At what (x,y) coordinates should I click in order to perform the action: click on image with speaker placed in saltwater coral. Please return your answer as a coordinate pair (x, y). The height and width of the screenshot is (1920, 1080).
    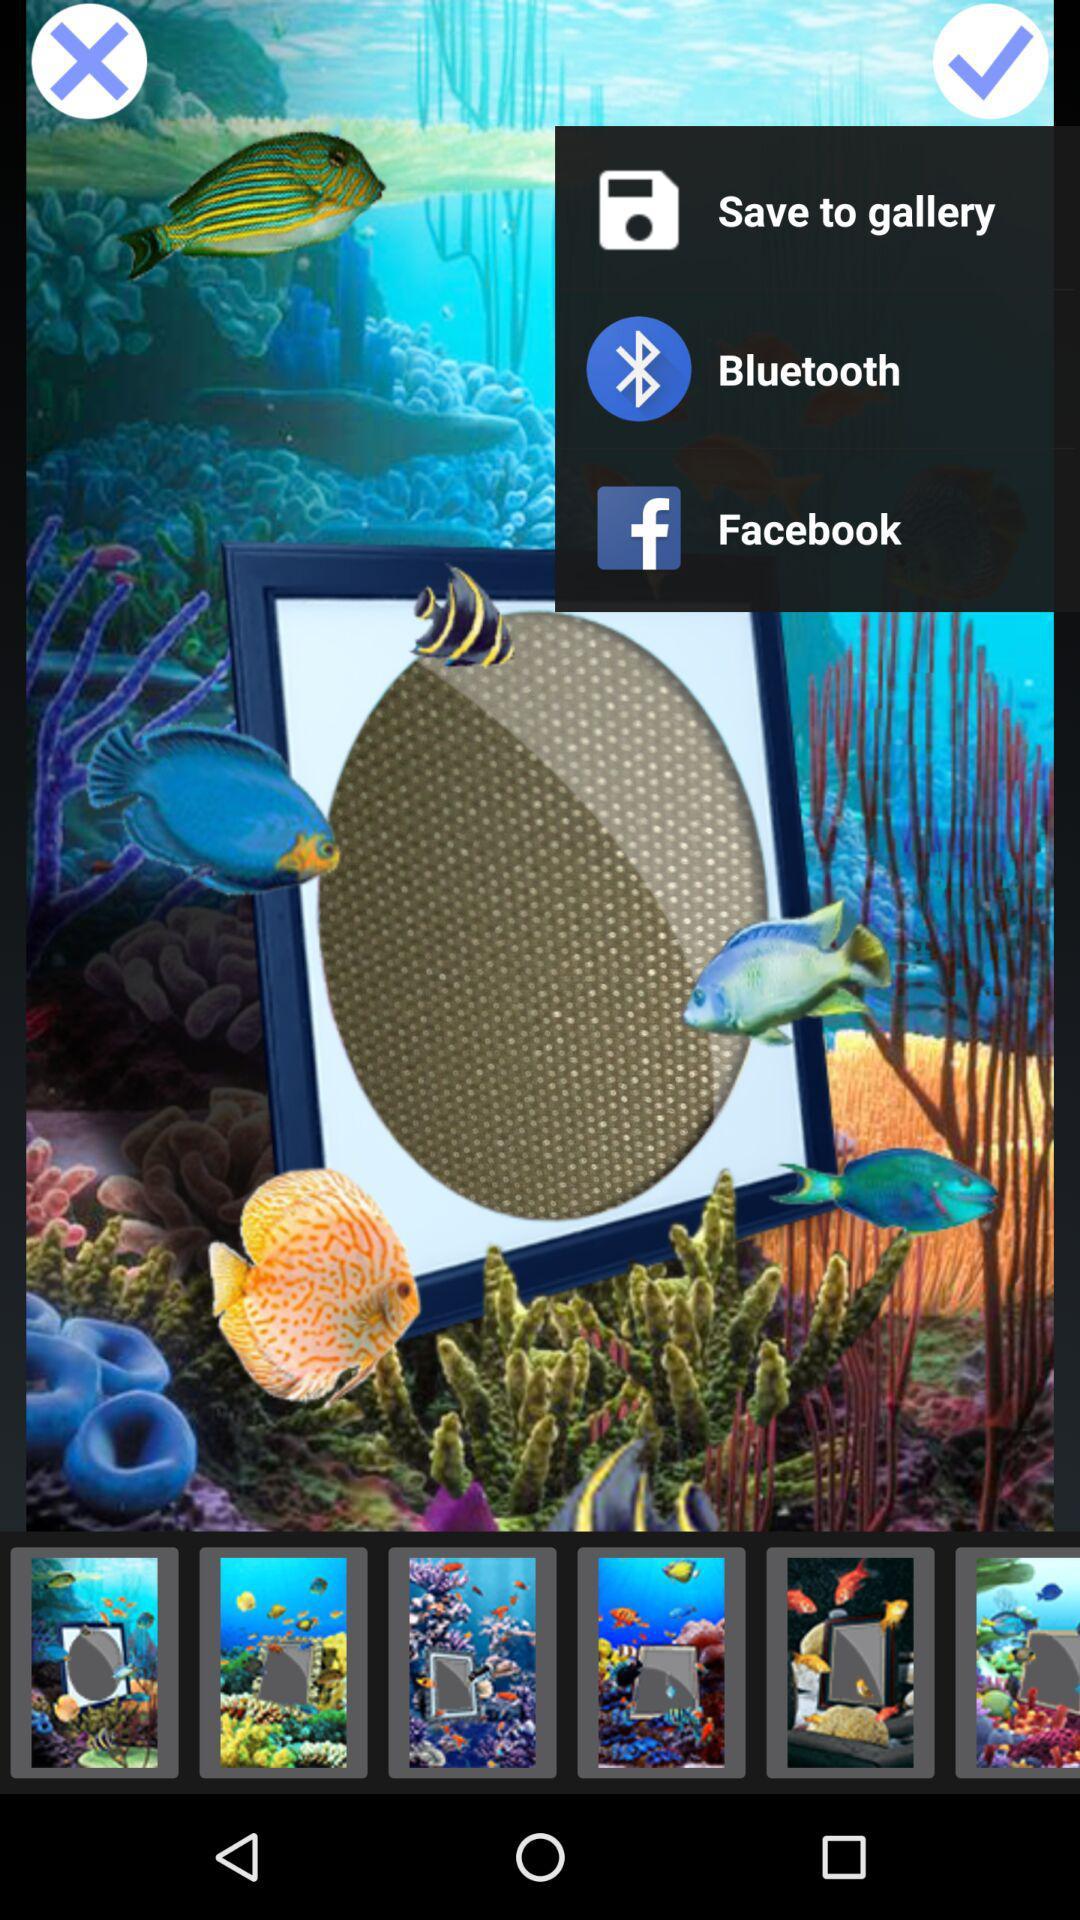
    Looking at the image, I should click on (1012, 1662).